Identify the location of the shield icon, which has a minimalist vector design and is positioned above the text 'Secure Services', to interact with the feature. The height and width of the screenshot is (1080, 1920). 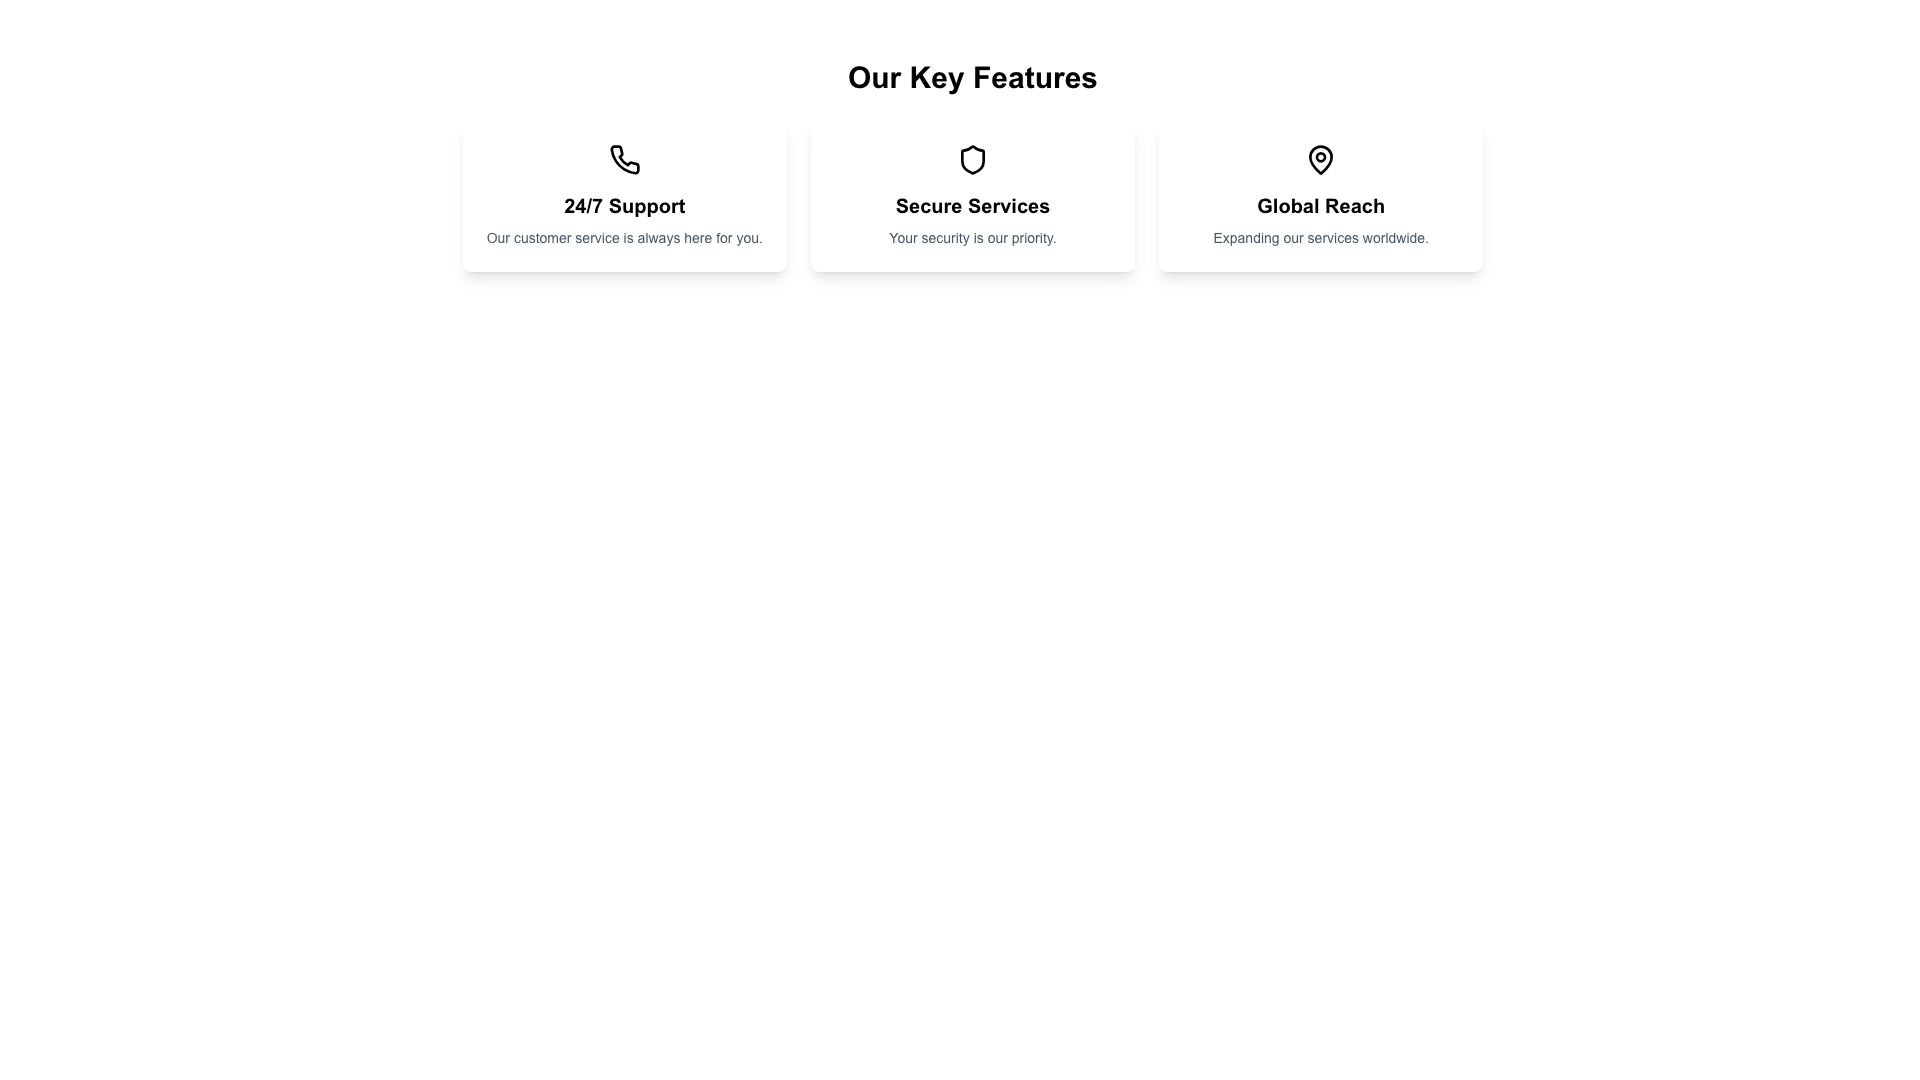
(973, 158).